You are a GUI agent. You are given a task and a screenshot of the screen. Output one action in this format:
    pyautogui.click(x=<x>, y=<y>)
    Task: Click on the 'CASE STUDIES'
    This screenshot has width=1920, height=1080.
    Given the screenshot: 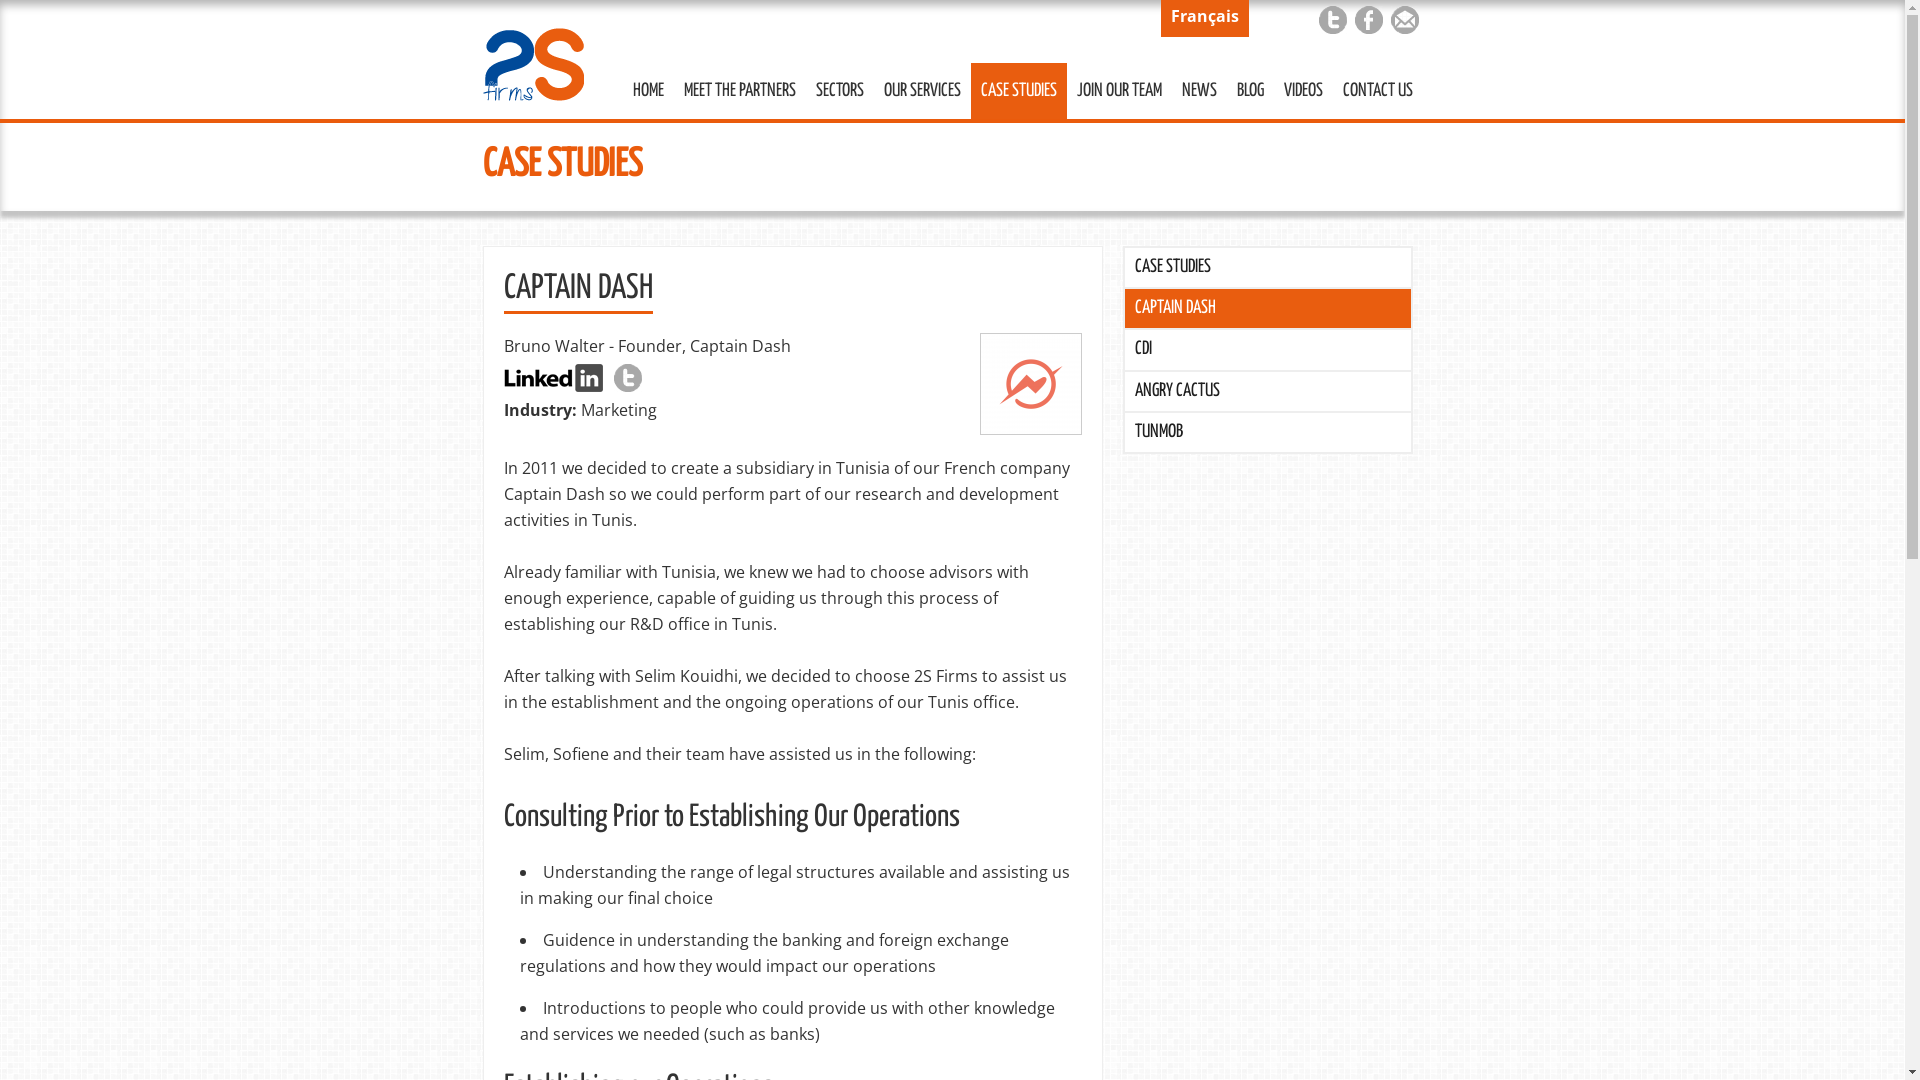 What is the action you would take?
    pyautogui.click(x=1266, y=266)
    